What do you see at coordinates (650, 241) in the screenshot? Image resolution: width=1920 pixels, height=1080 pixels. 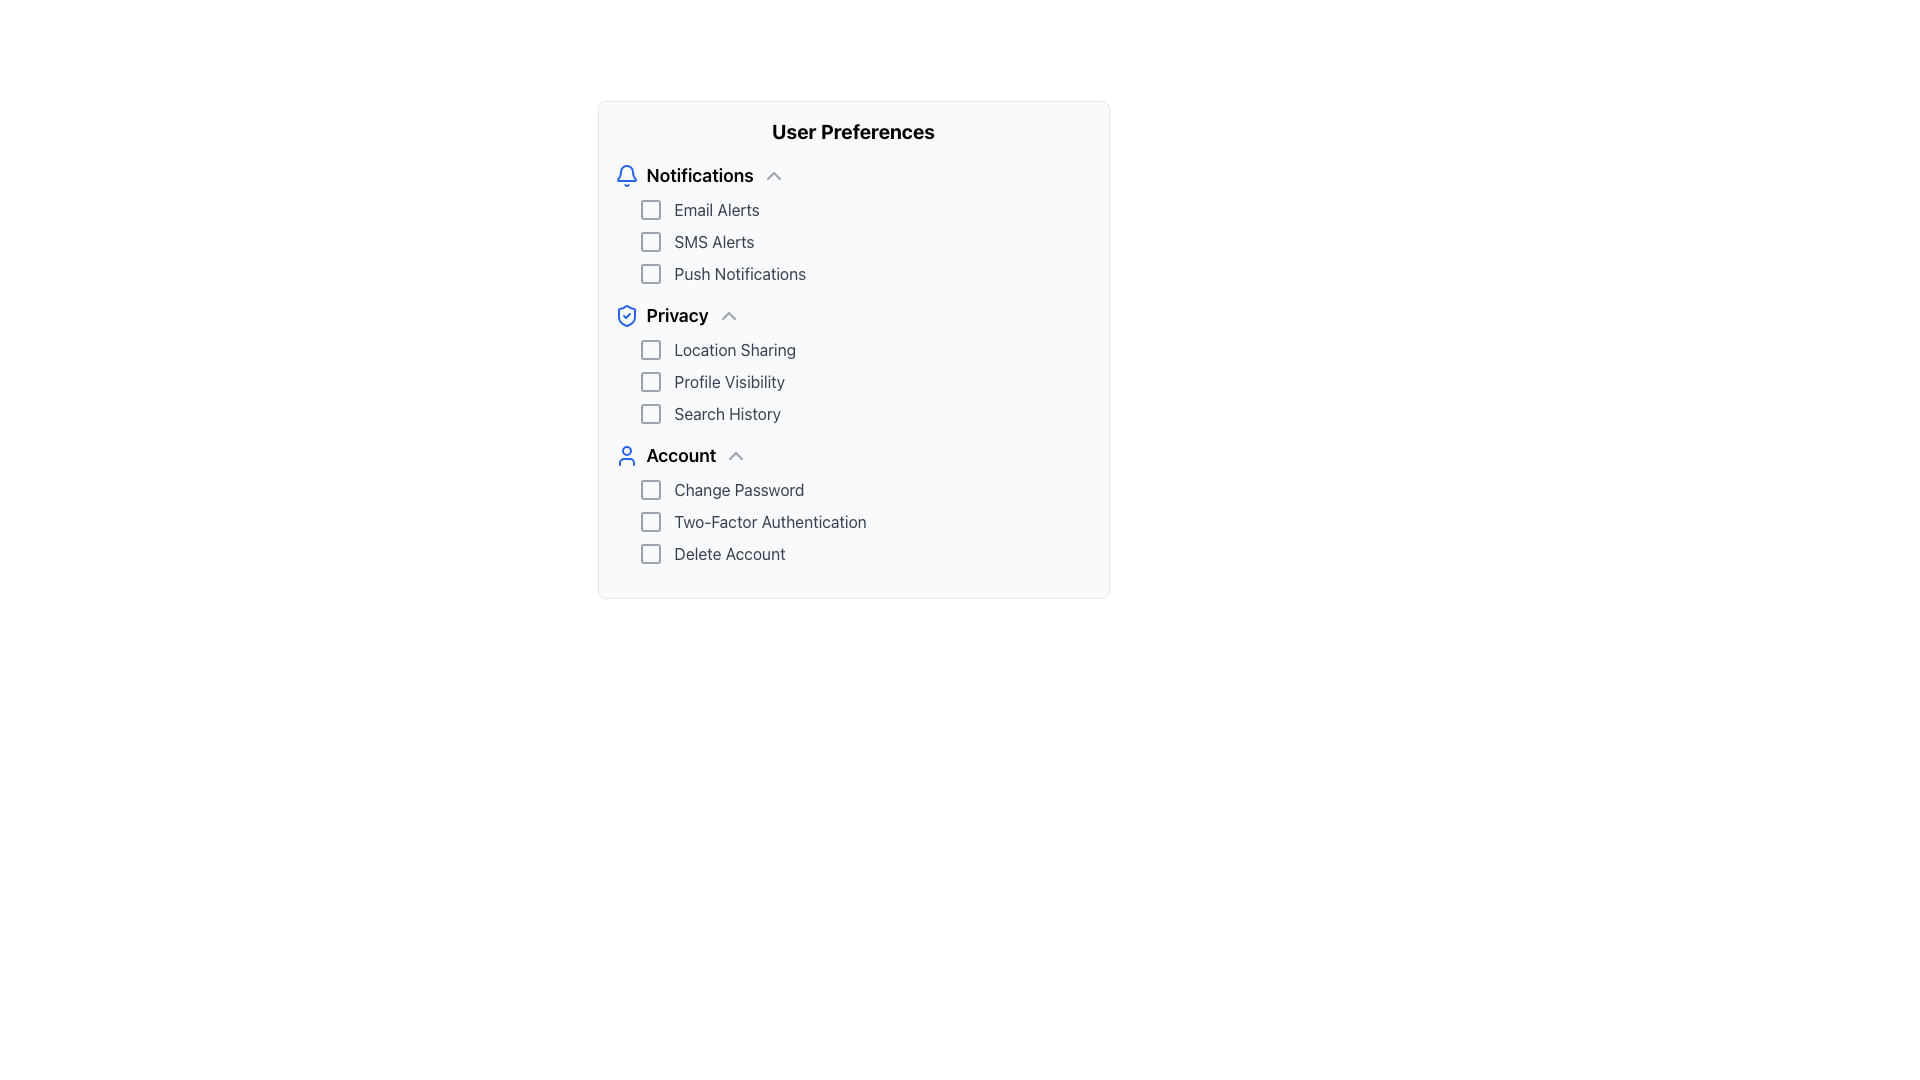 I see `the checkbox` at bounding box center [650, 241].